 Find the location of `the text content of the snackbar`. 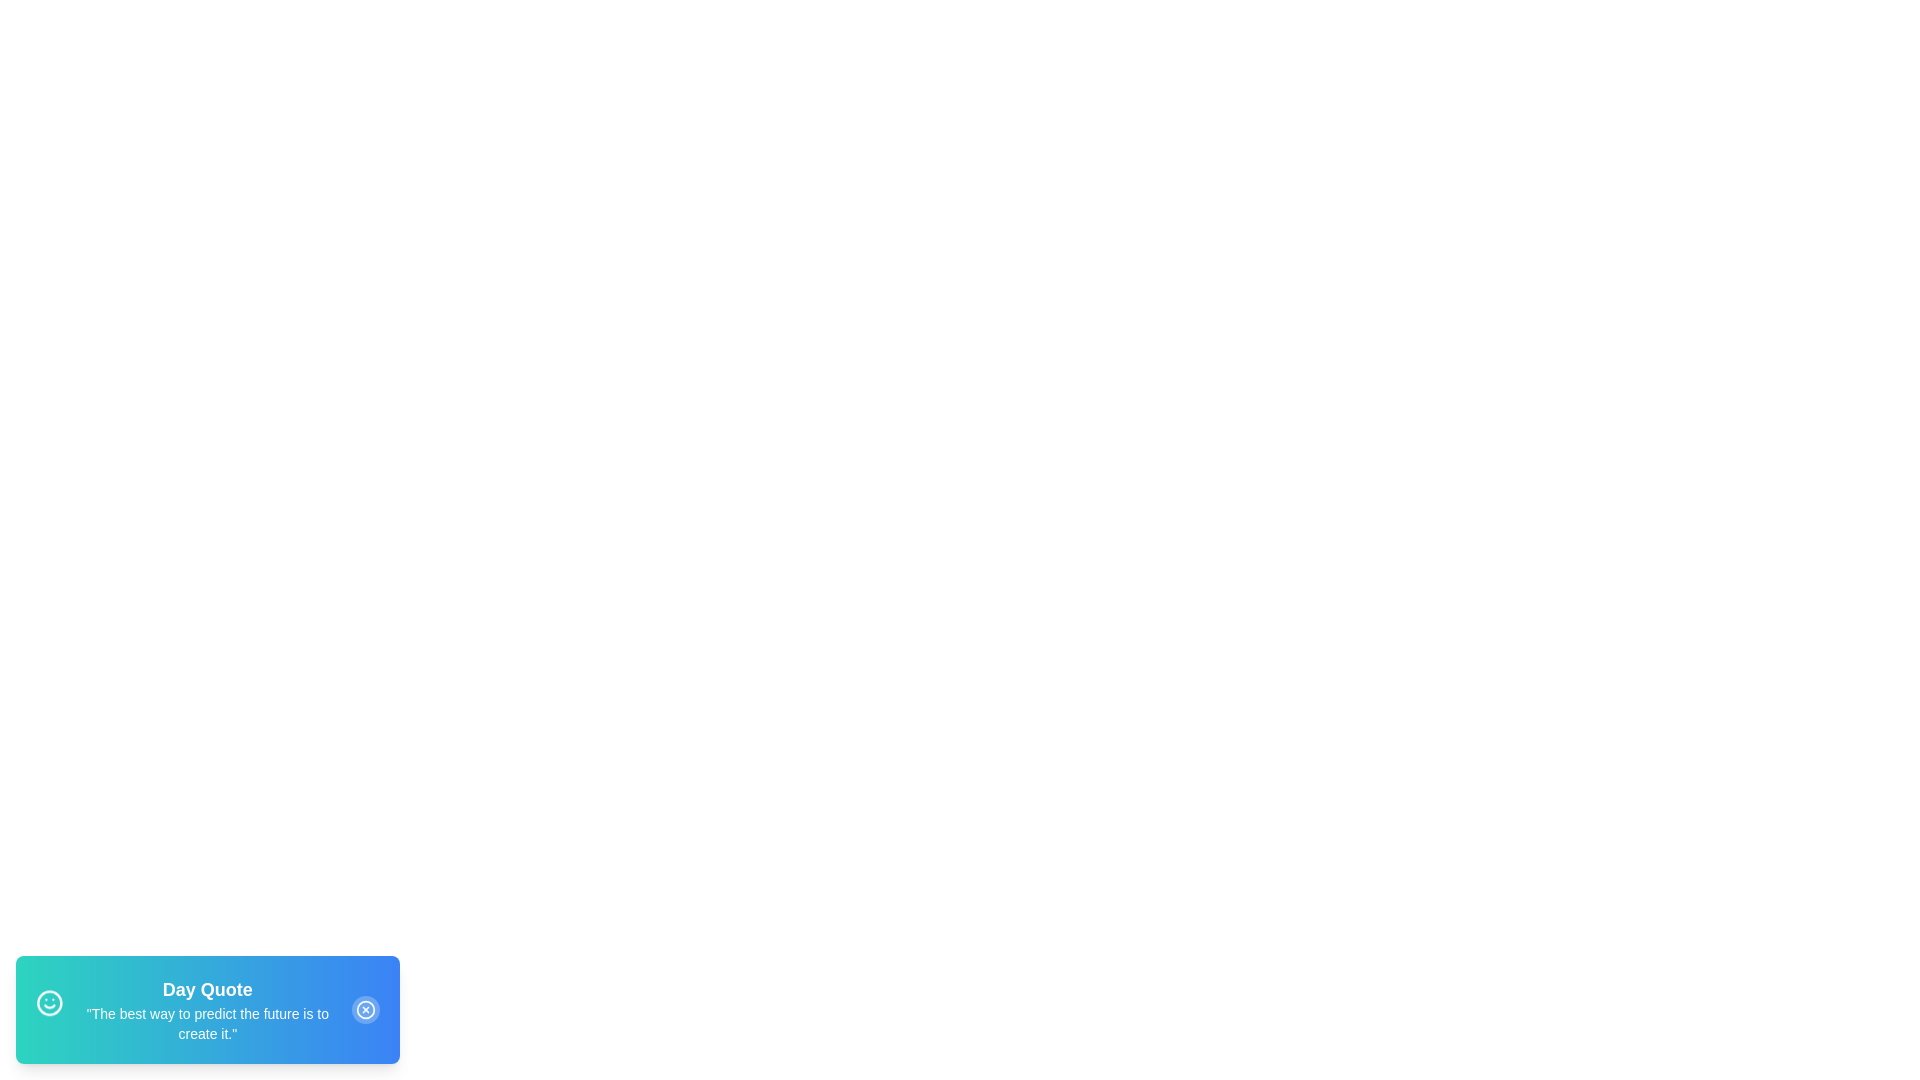

the text content of the snackbar is located at coordinates (75, 1003).